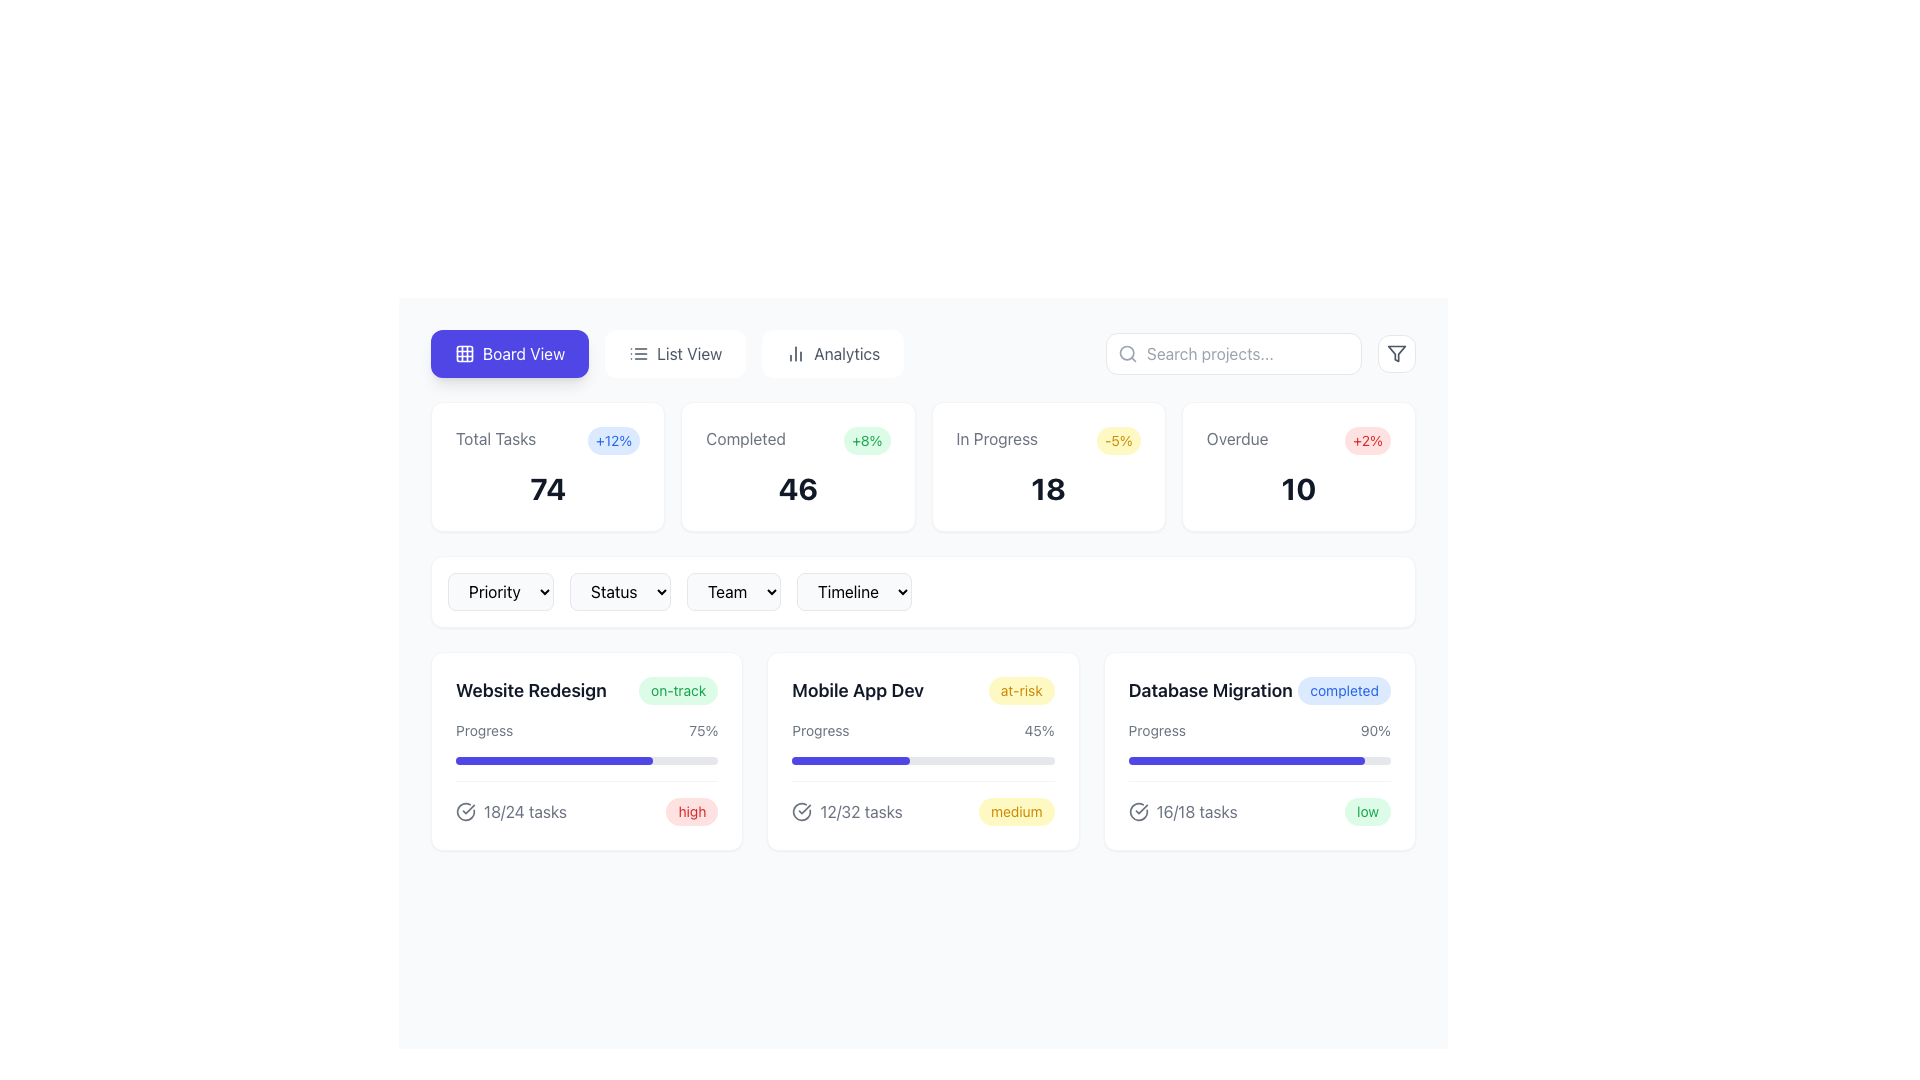  Describe the element at coordinates (619, 590) in the screenshot. I see `the 'Status' dropdown menu button, which is pill-shaped with a light gray background and a downward-facing arrow` at that location.